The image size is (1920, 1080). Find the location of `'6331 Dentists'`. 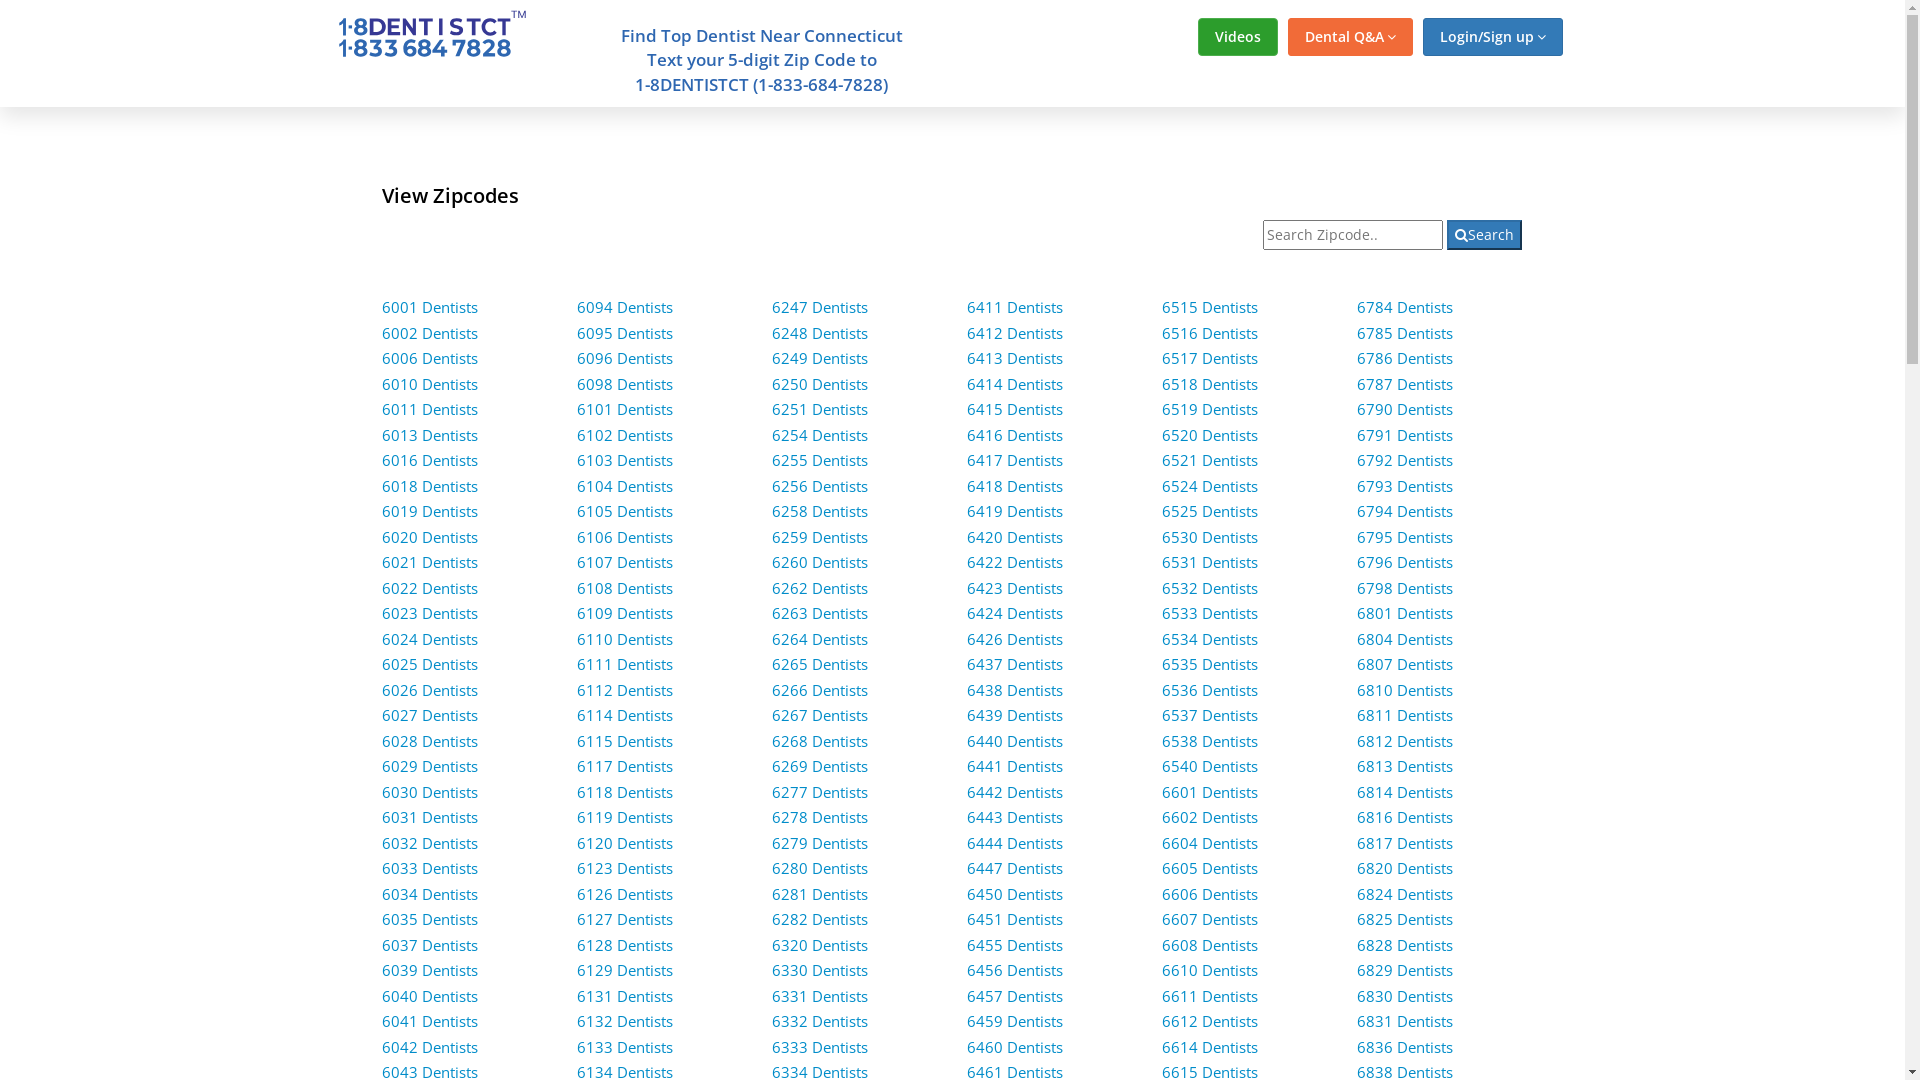

'6331 Dentists' is located at coordinates (771, 995).